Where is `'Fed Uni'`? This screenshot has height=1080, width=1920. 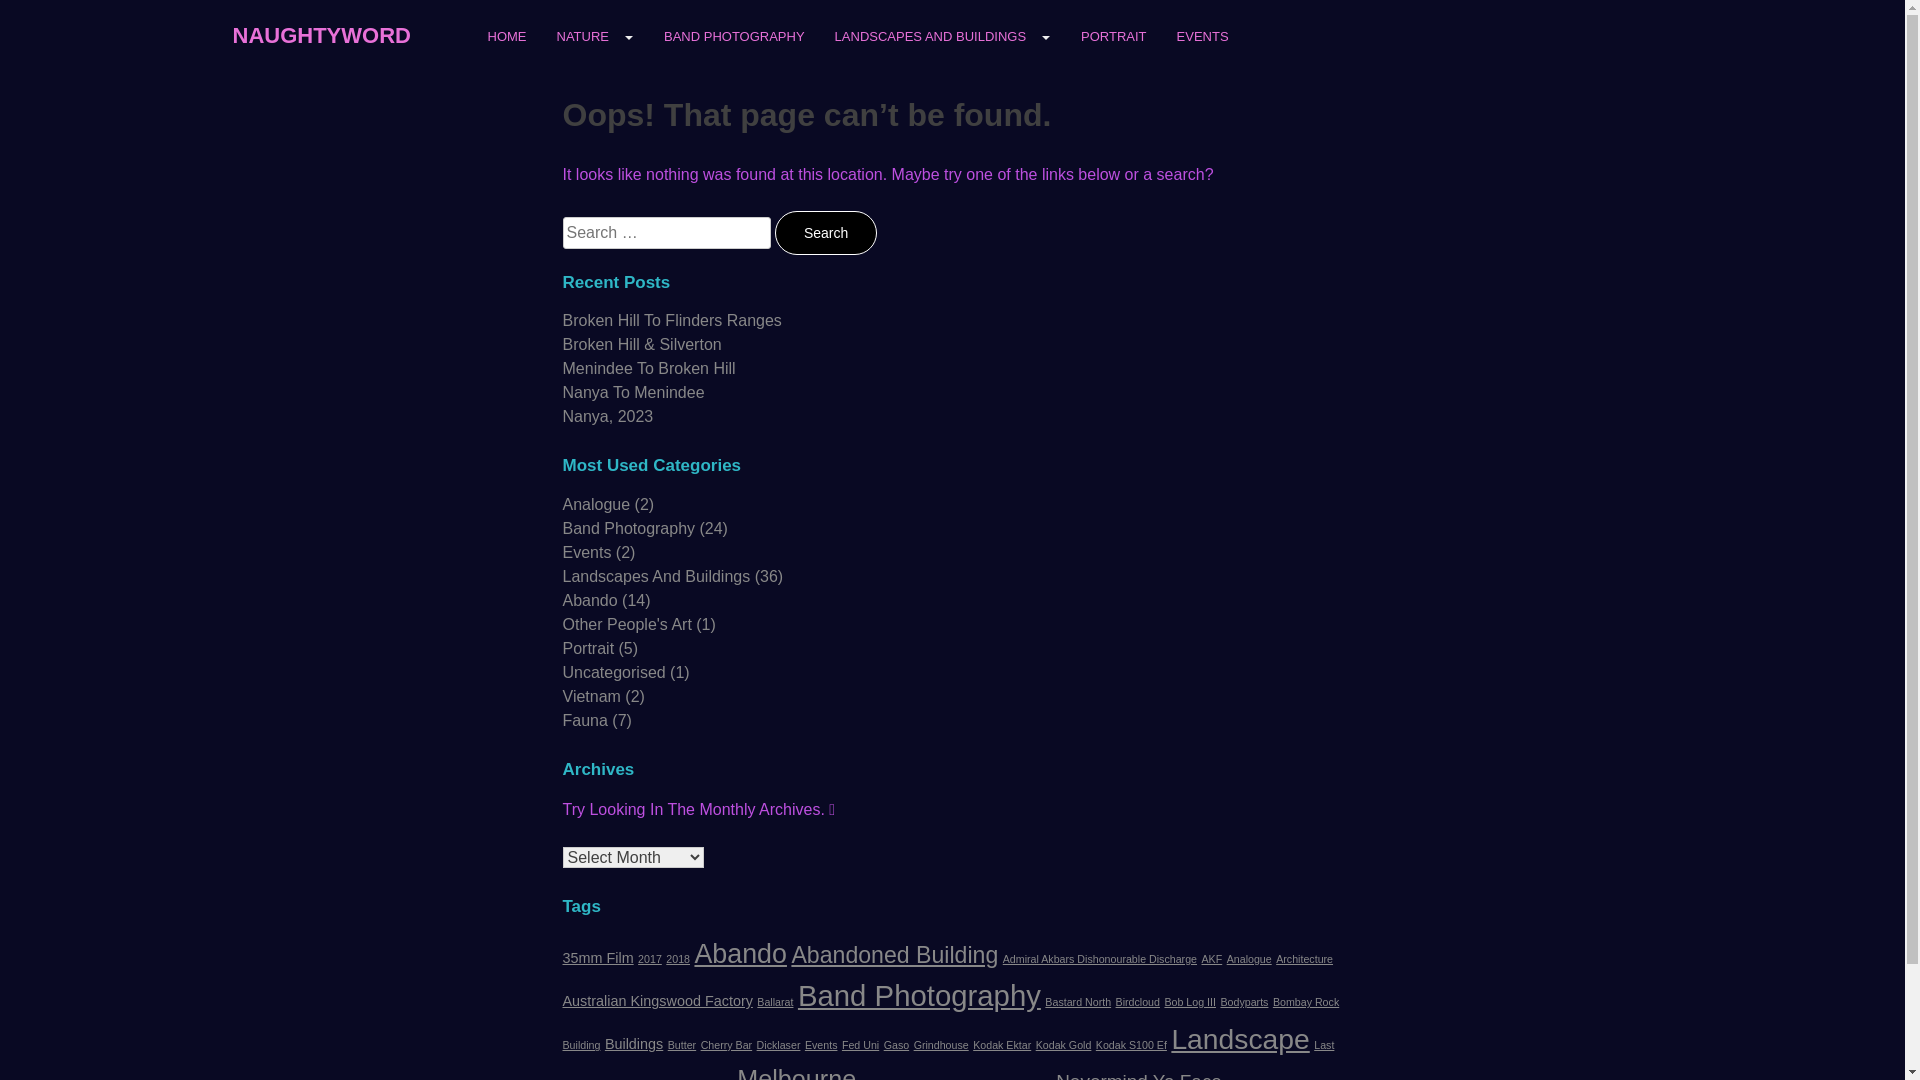
'Fed Uni' is located at coordinates (860, 1044).